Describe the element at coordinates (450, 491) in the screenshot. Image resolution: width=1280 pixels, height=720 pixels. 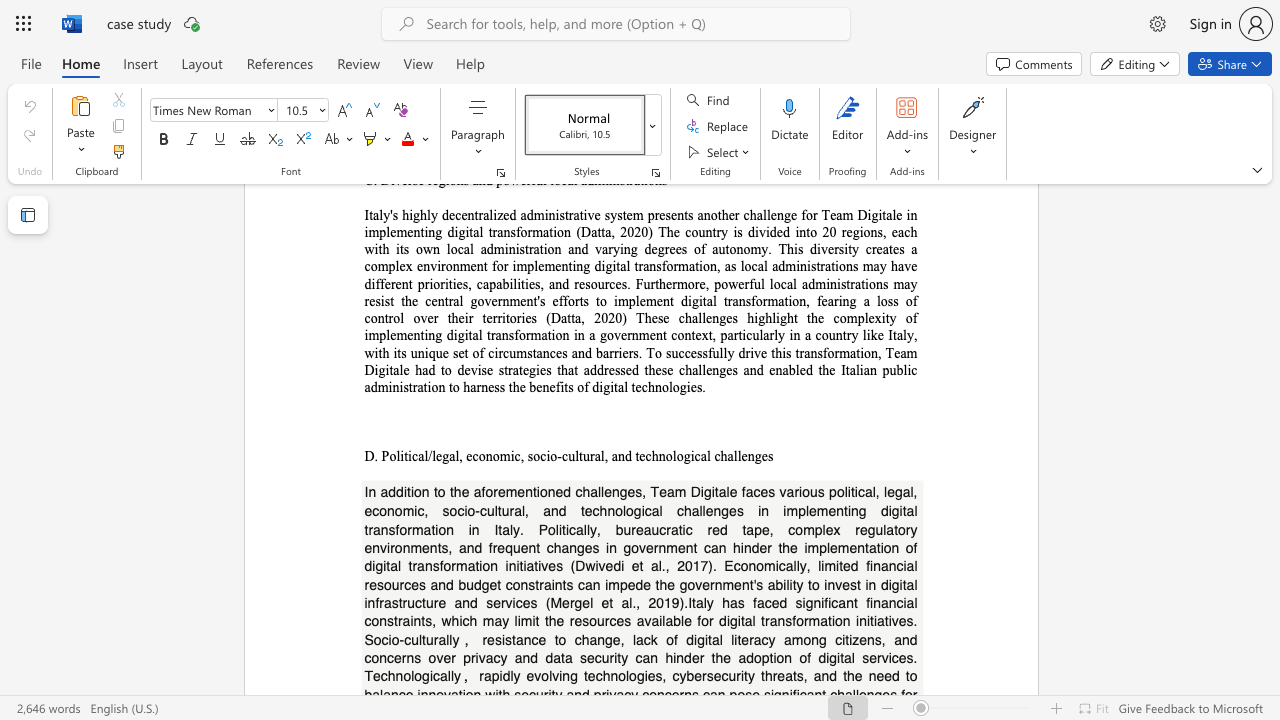
I see `the 3th character "t" in the text` at that location.